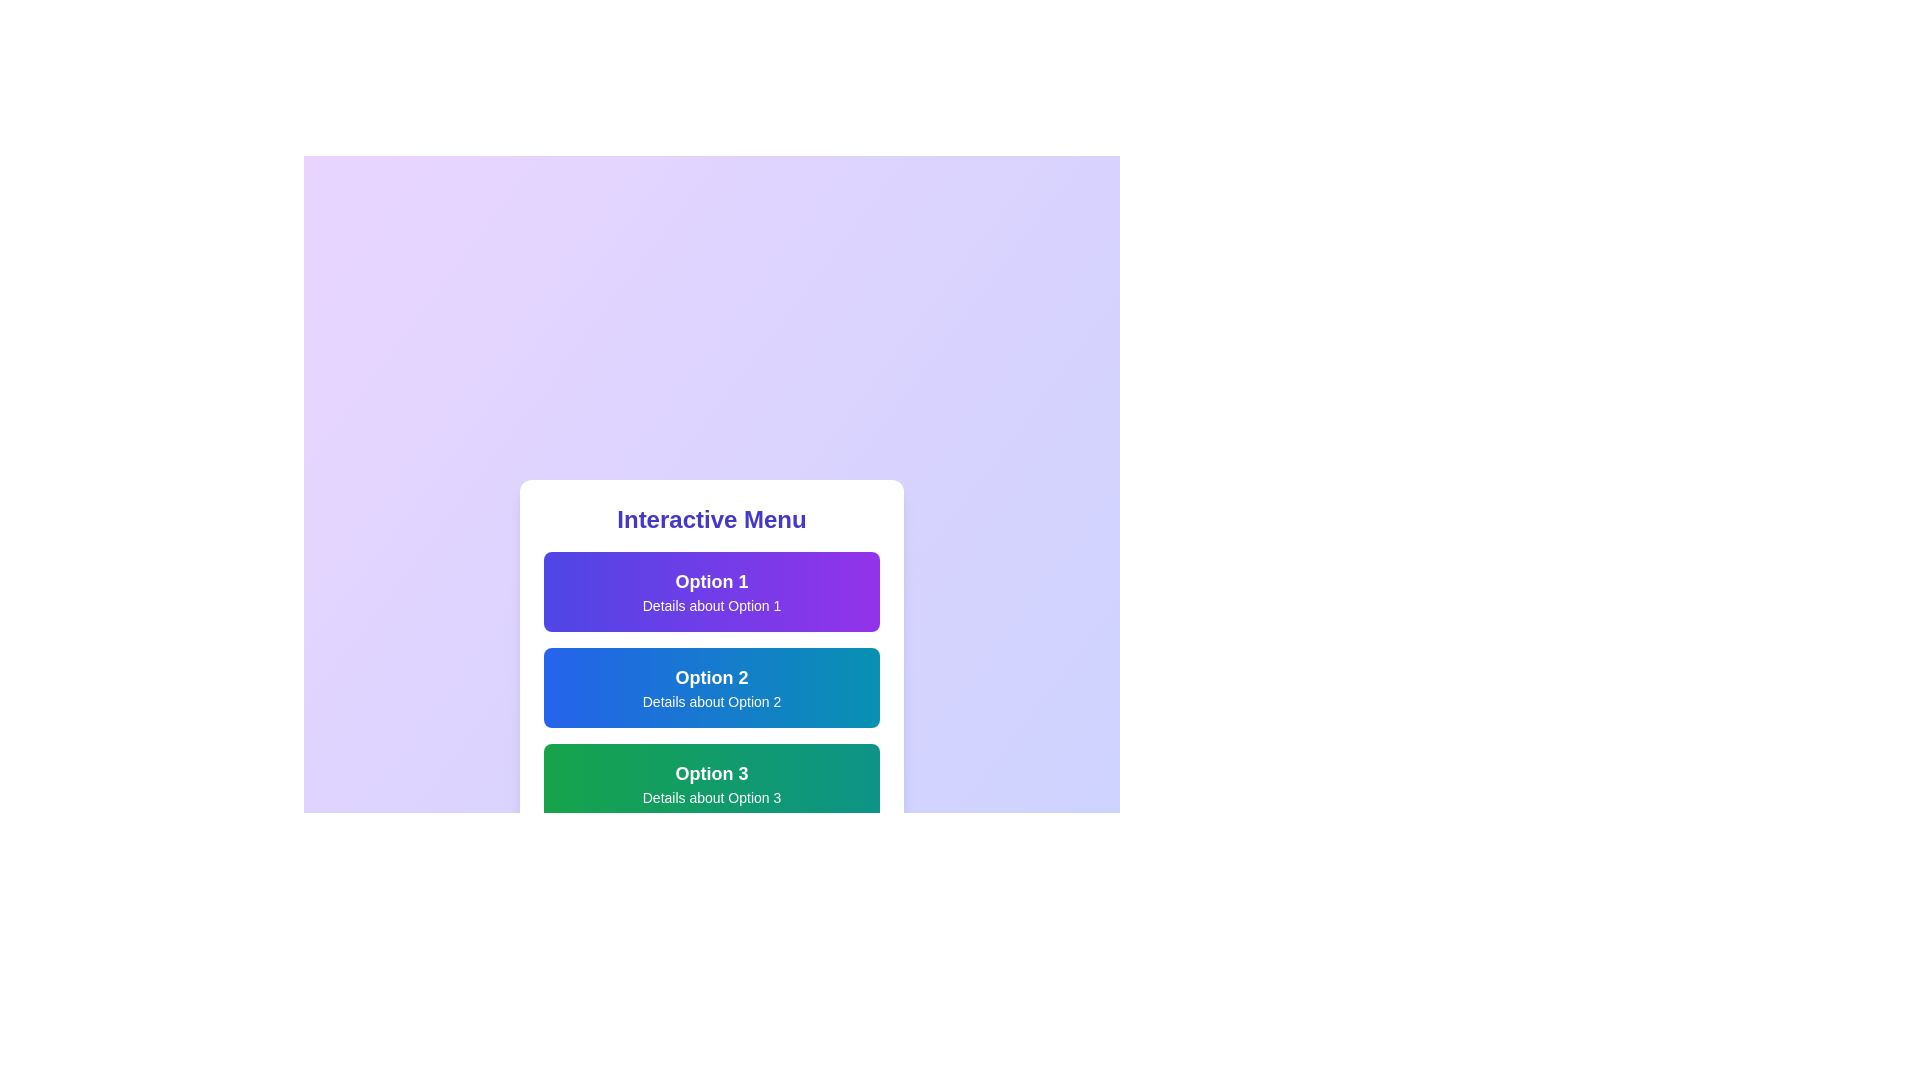 The image size is (1920, 1080). I want to click on the menu option Option 1, so click(711, 590).